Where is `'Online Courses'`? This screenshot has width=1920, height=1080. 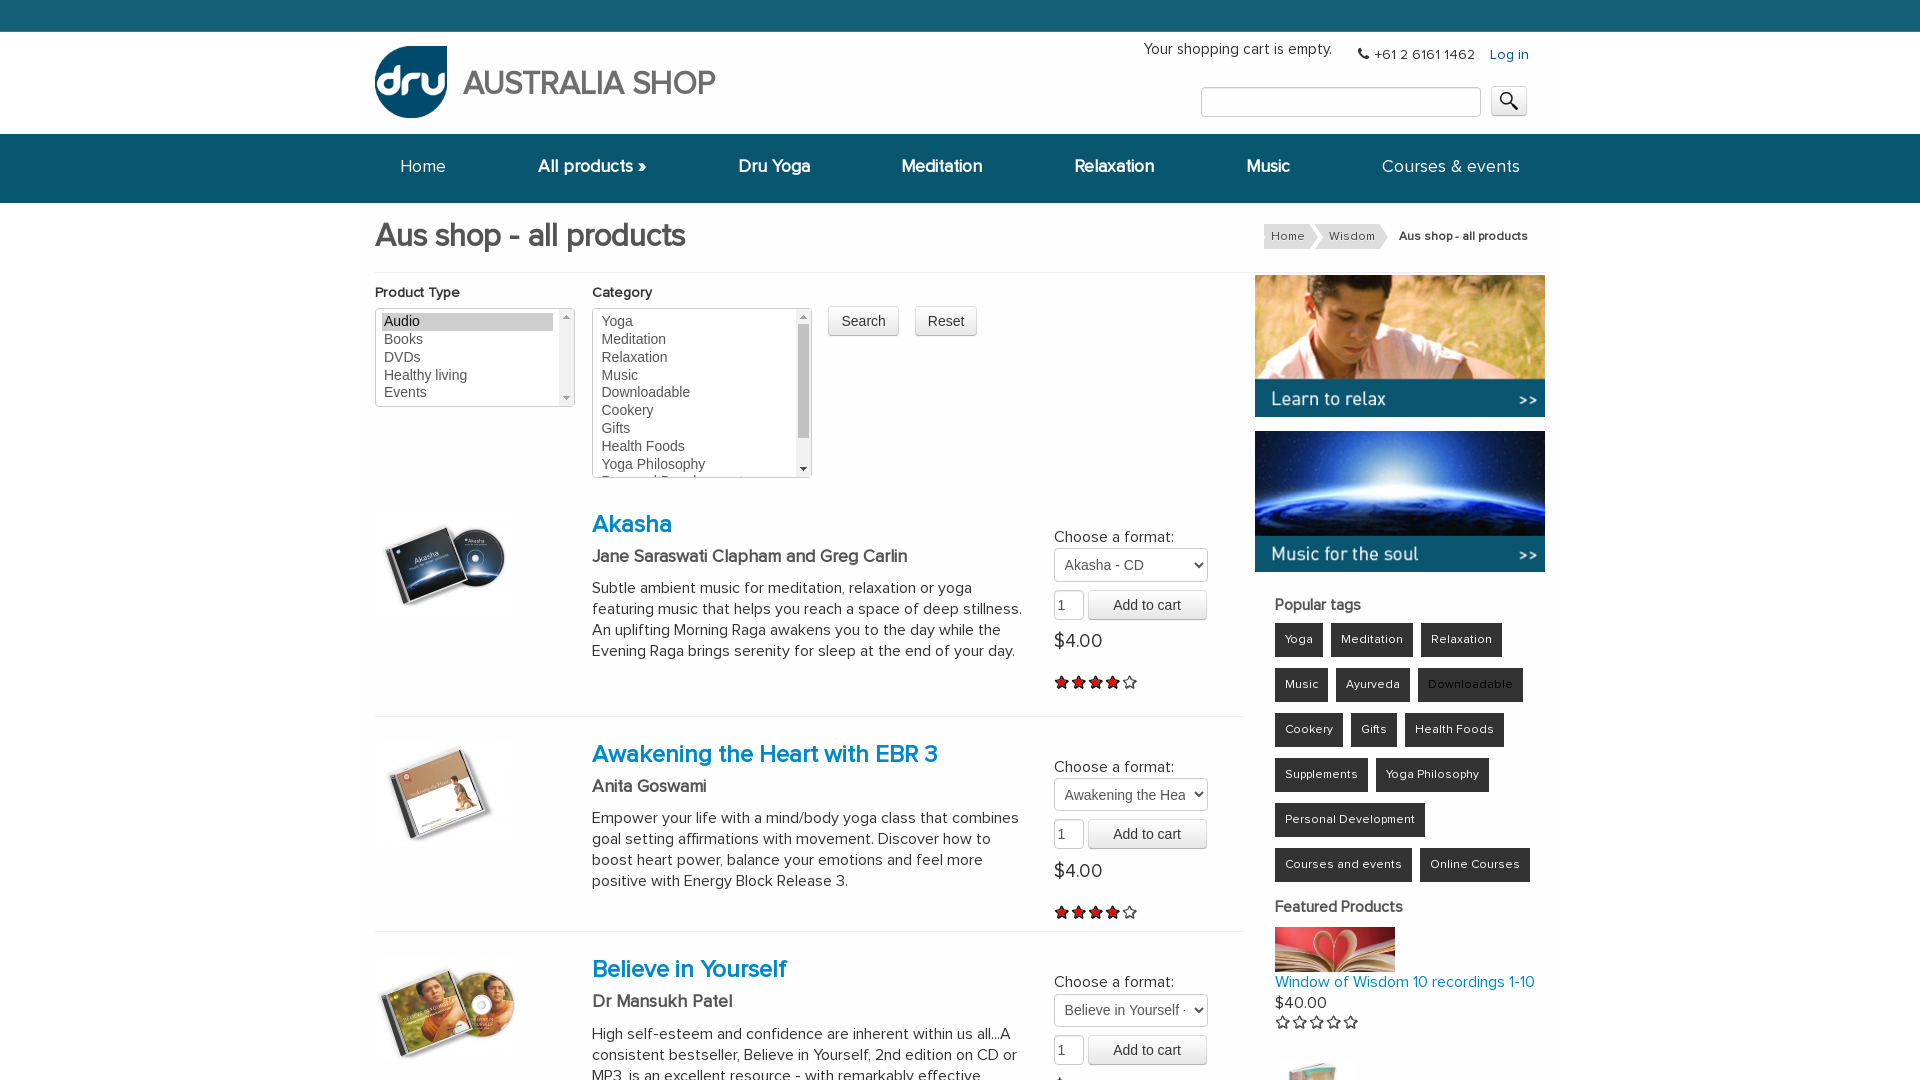 'Online Courses' is located at coordinates (1474, 863).